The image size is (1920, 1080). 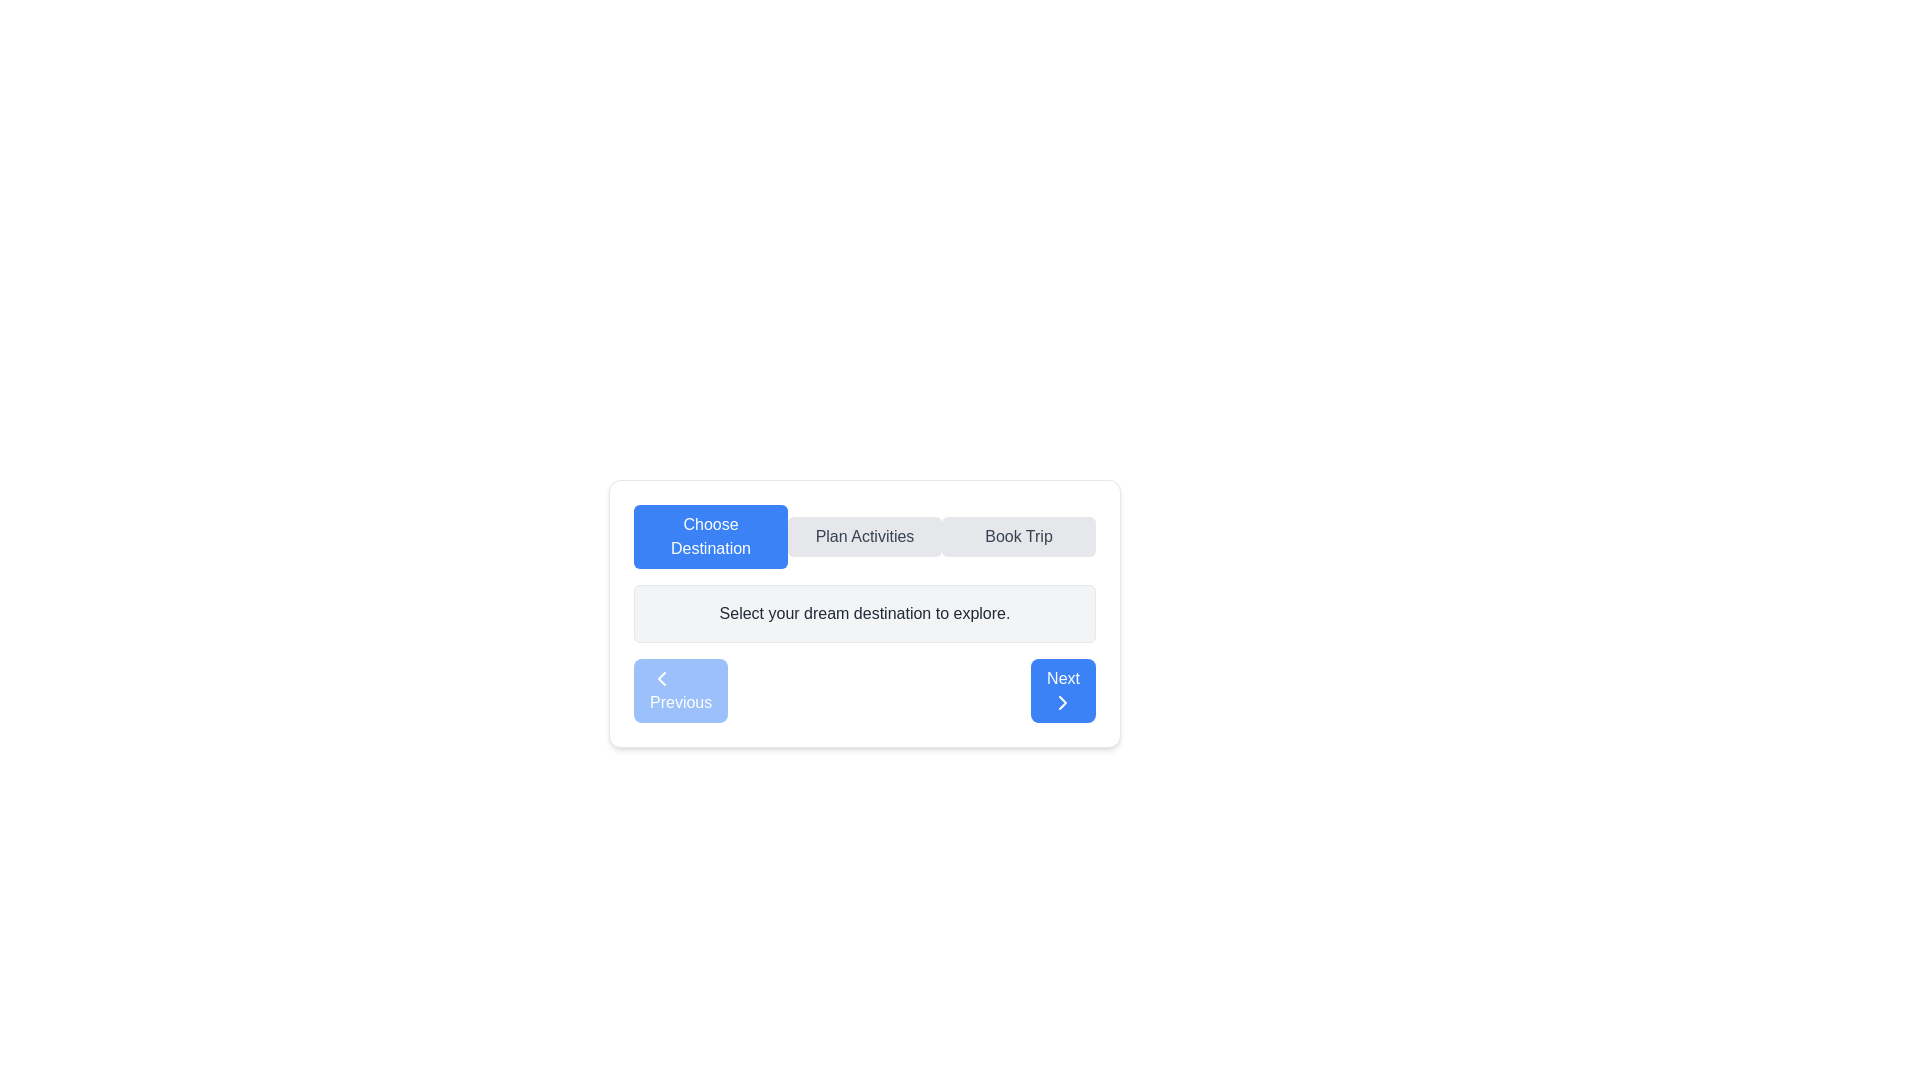 I want to click on the small right-facing chevron arrow icon on the blue background located inside the 'Next' button, so click(x=1062, y=701).